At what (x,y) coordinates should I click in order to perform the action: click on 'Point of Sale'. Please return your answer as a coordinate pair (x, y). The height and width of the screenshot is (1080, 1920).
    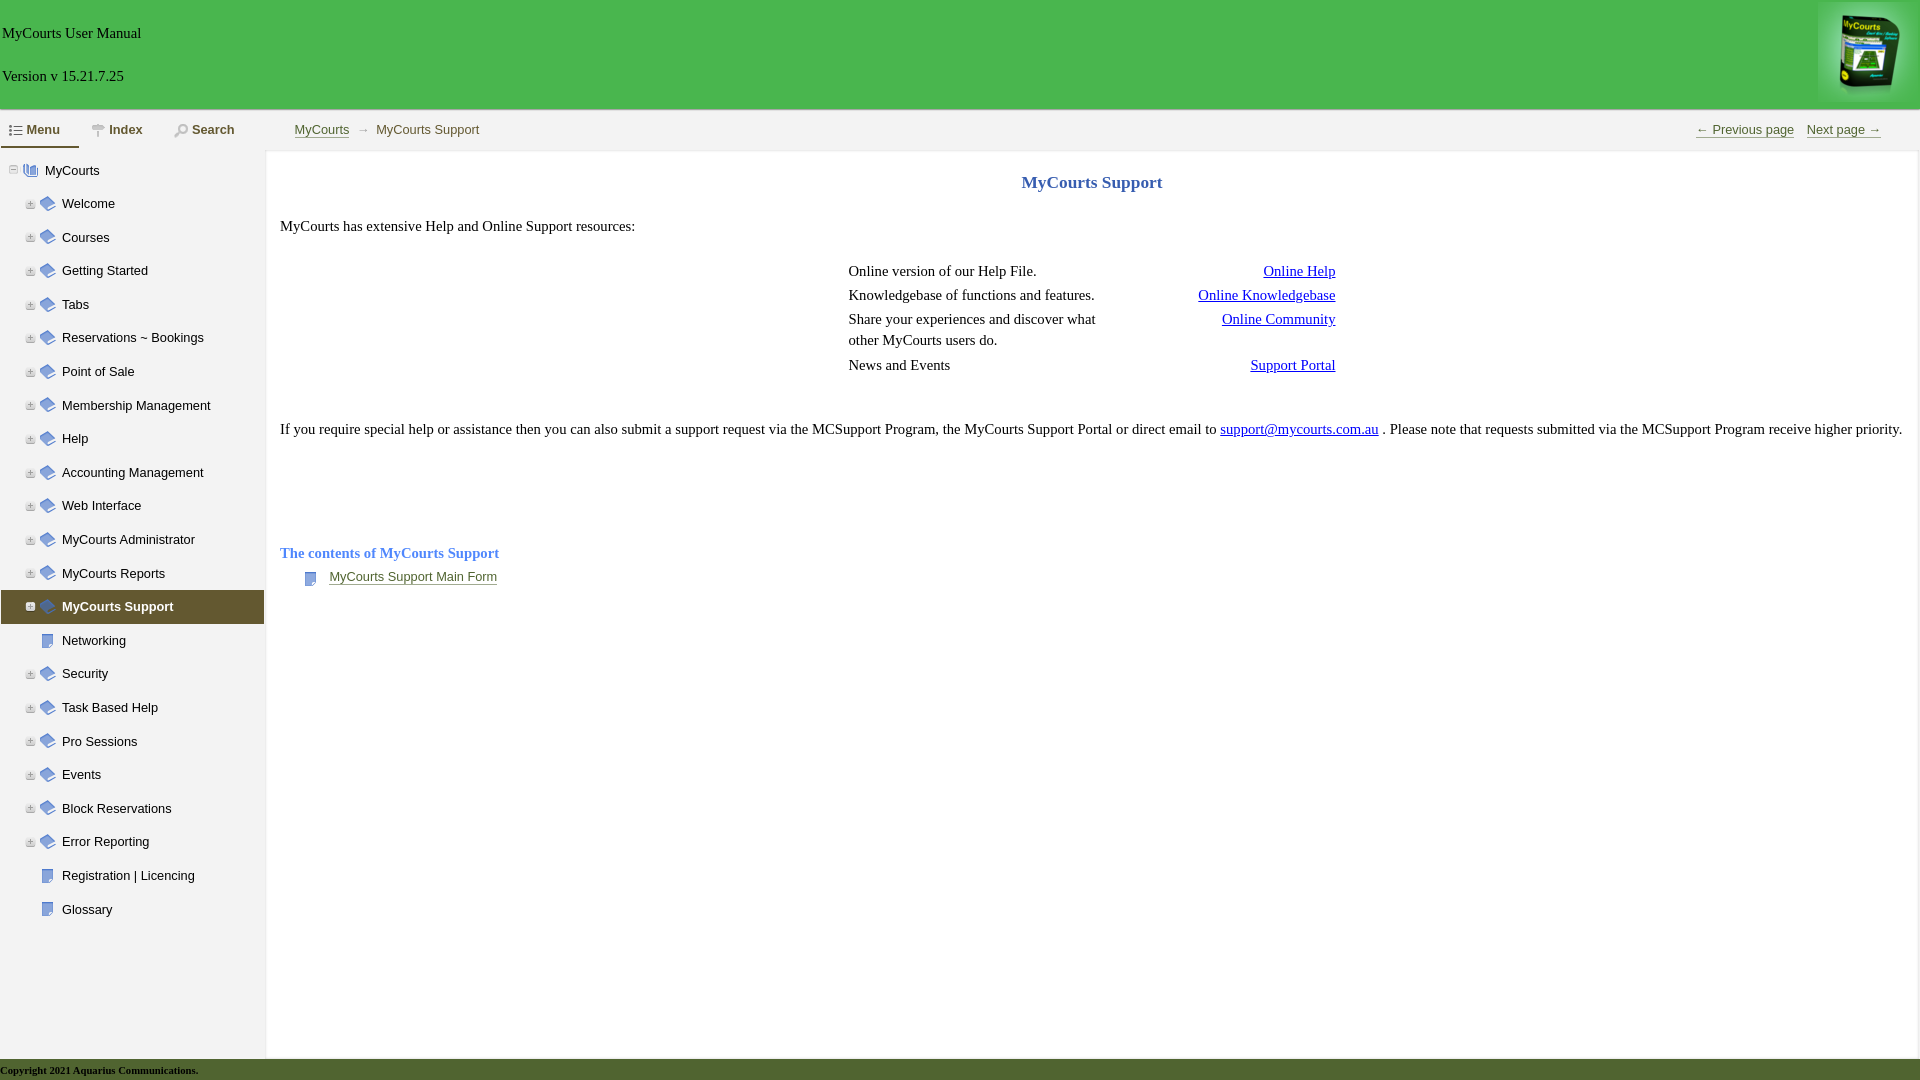
    Looking at the image, I should click on (188, 371).